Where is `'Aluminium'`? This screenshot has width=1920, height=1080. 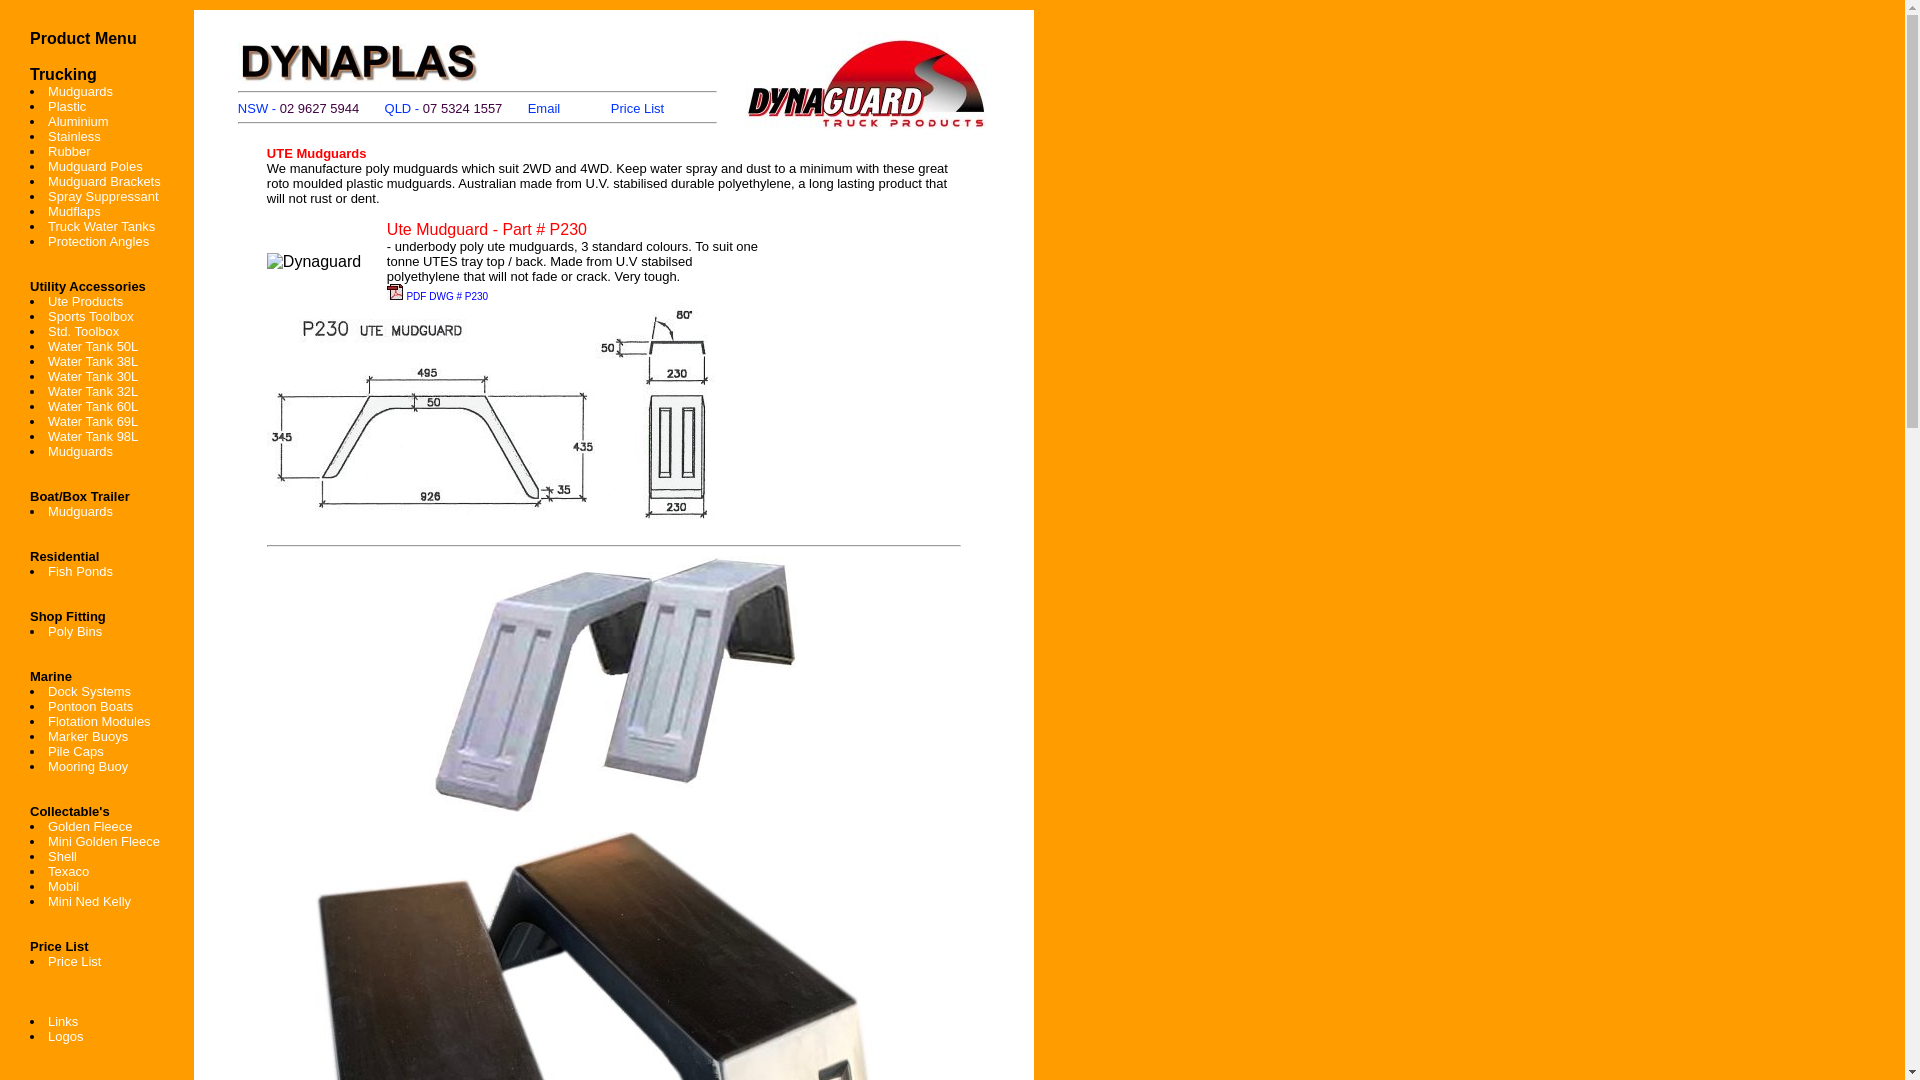
'Aluminium' is located at coordinates (78, 121).